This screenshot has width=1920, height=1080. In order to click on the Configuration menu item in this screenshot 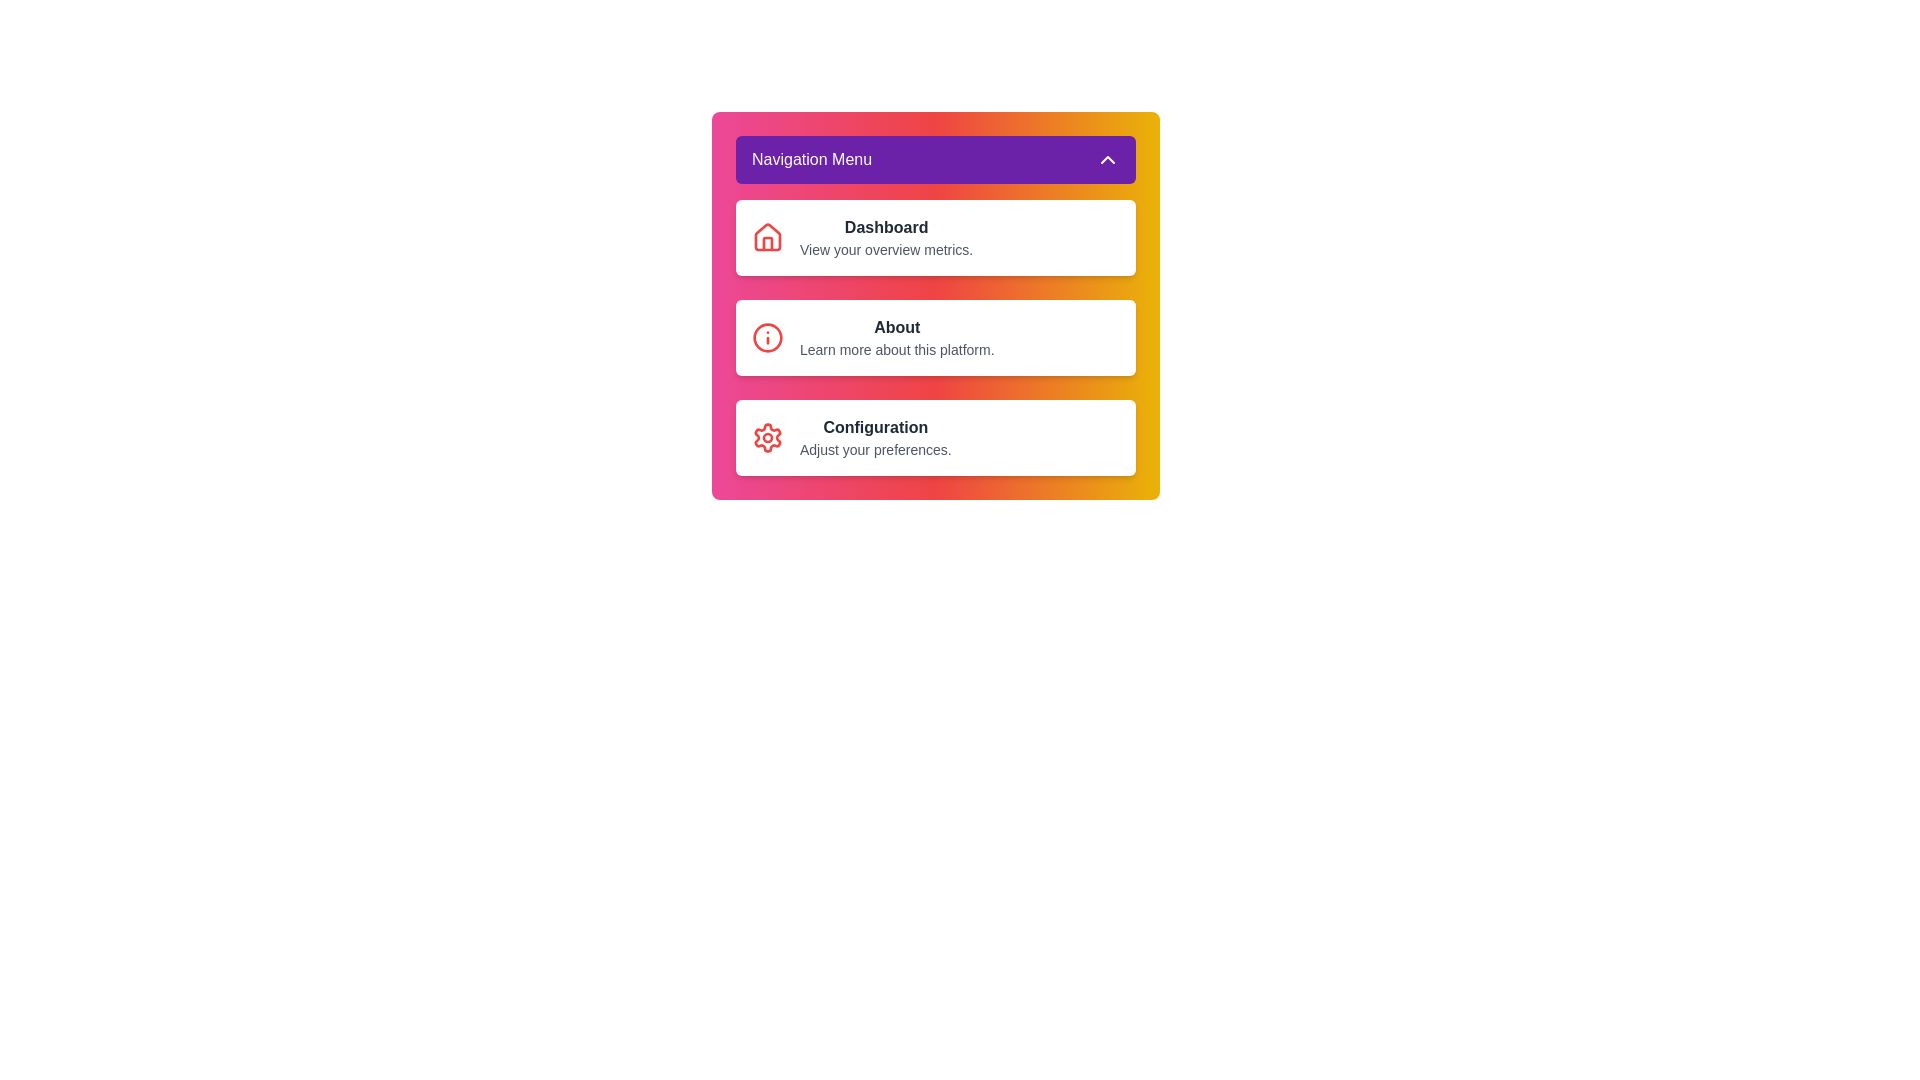, I will do `click(935, 437)`.